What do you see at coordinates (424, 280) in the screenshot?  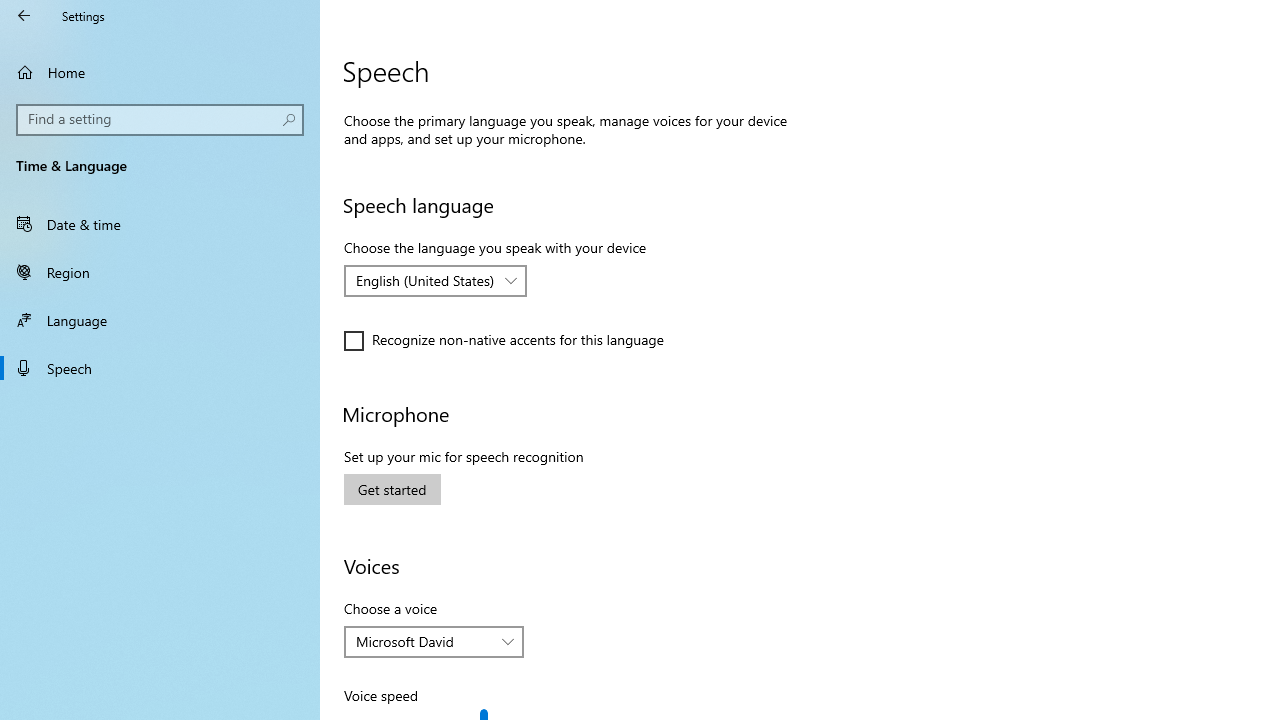 I see `'English (United States)'` at bounding box center [424, 280].